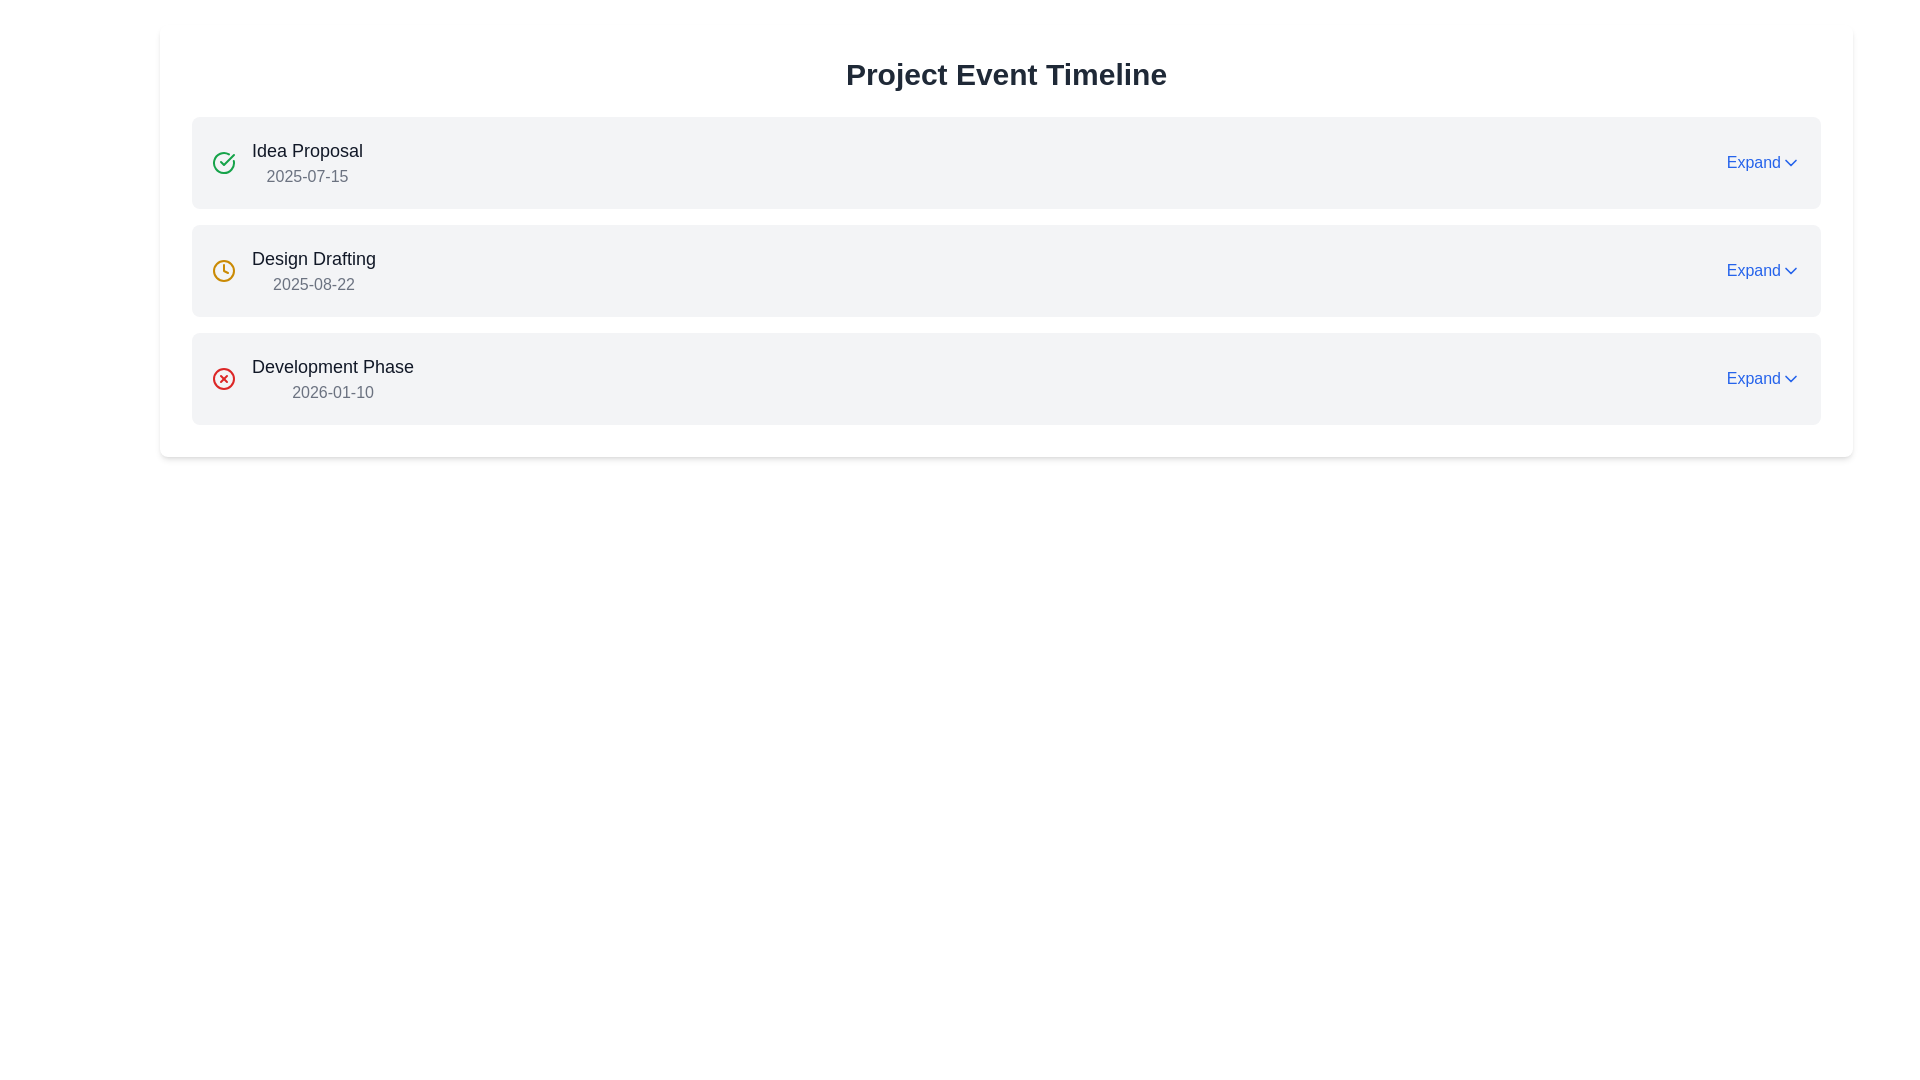  What do you see at coordinates (224, 161) in the screenshot?
I see `the status icon indicating 'completed' for the 'Idea Proposal' item, located adjacent to the text 'Idea Proposal' and the date '2025-07-15'` at bounding box center [224, 161].